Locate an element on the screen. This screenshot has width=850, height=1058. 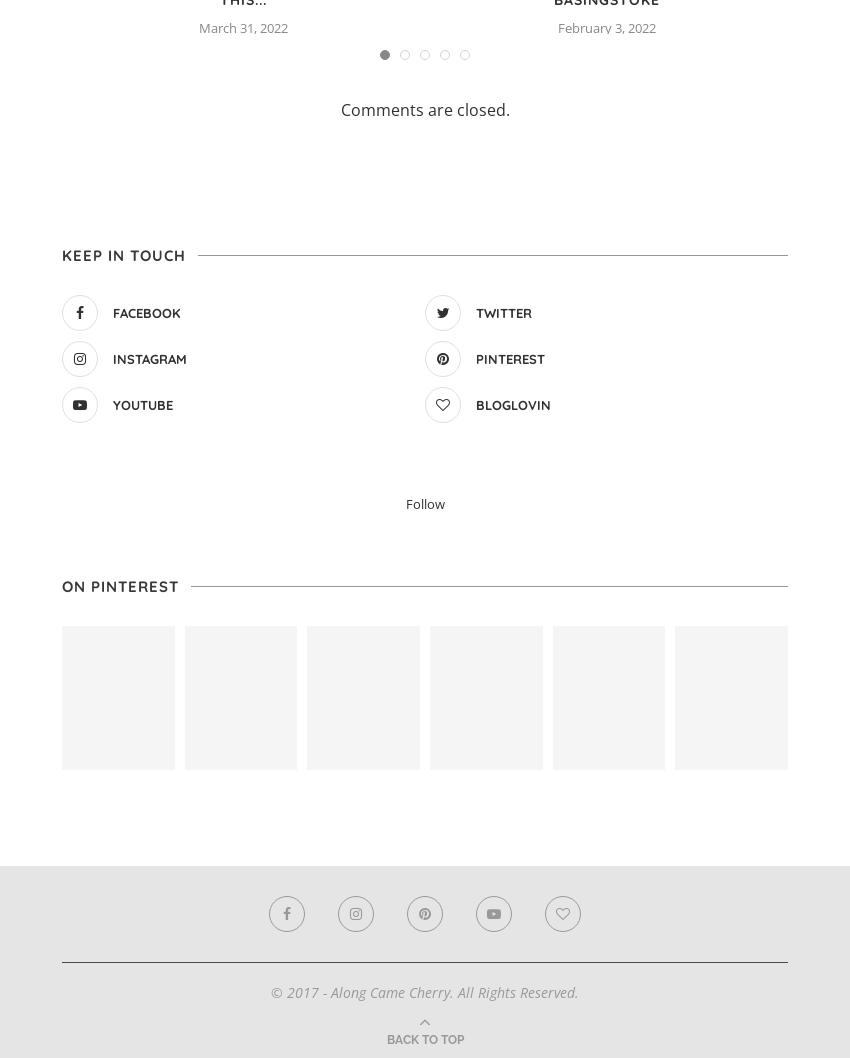
'Instagram' is located at coordinates (150, 358).